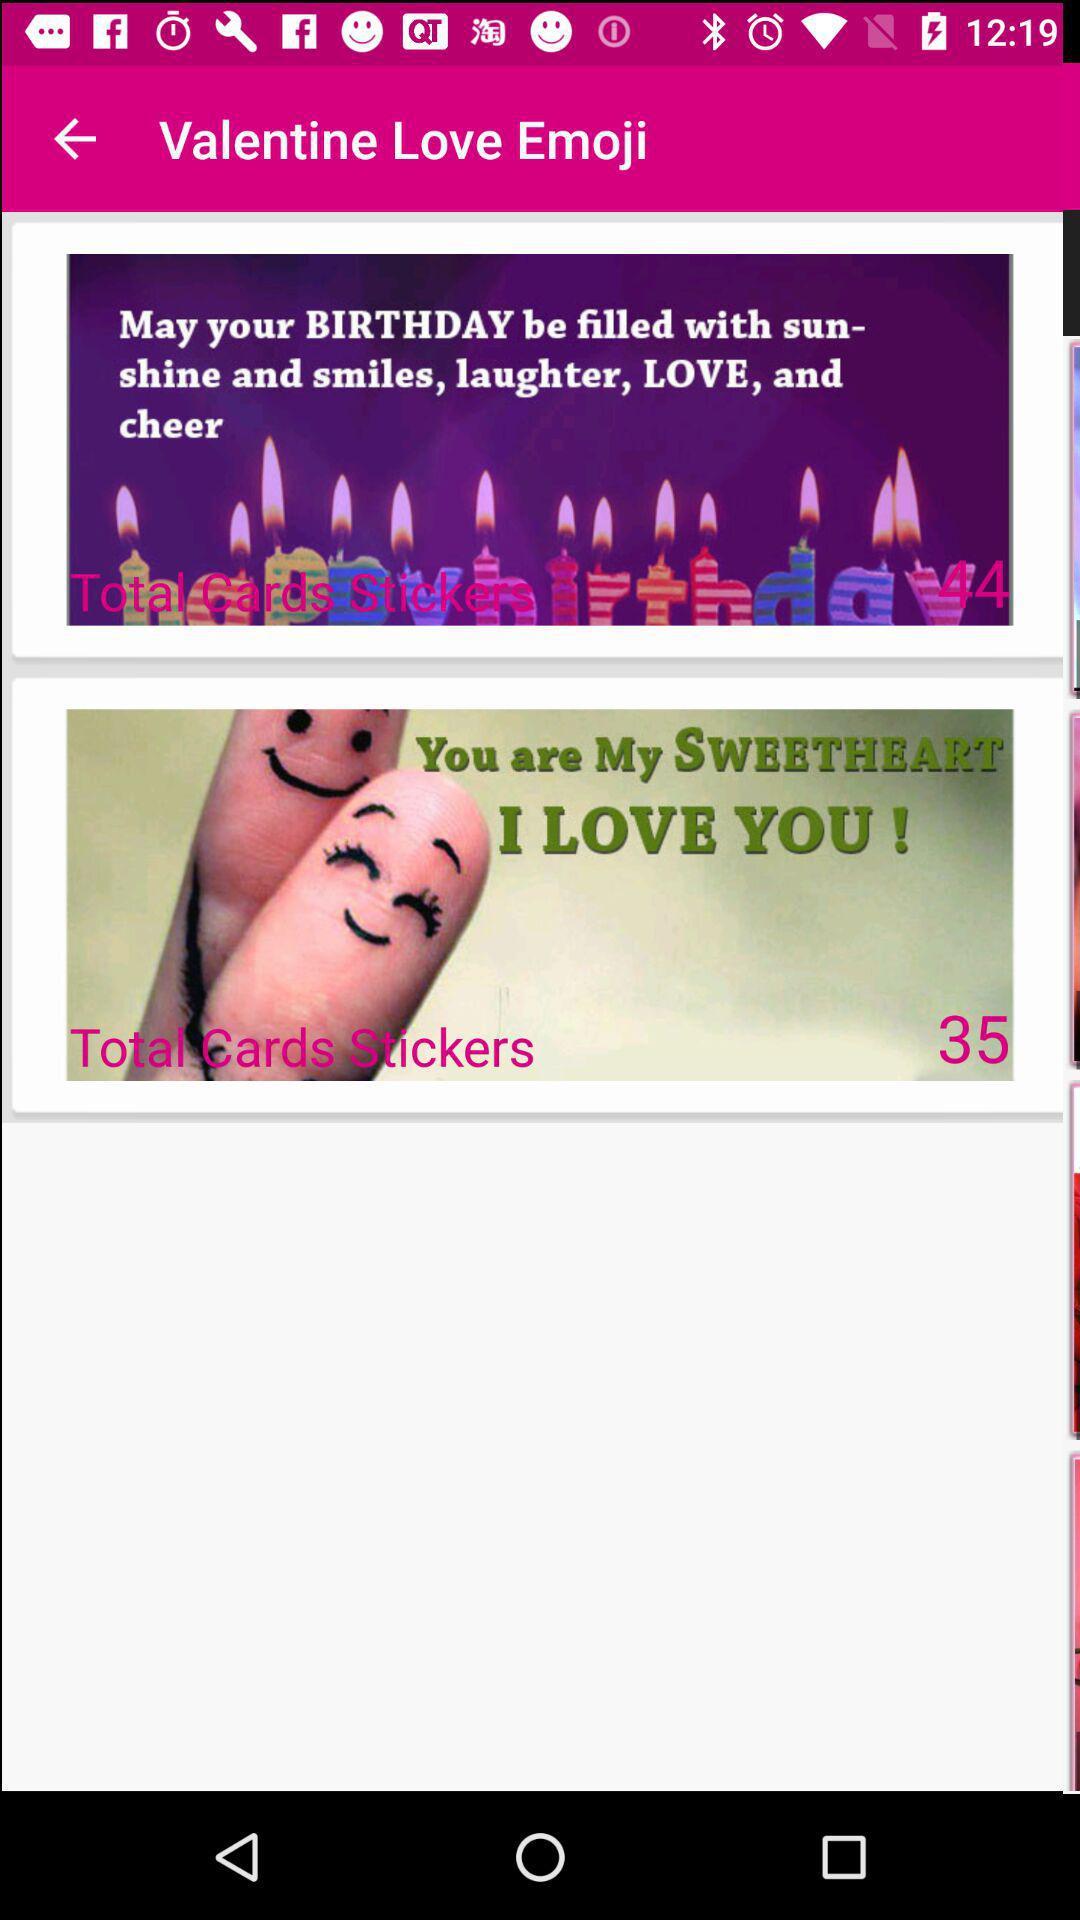  Describe the element at coordinates (72, 135) in the screenshot. I see `the icon next to valentine love emoji icon` at that location.